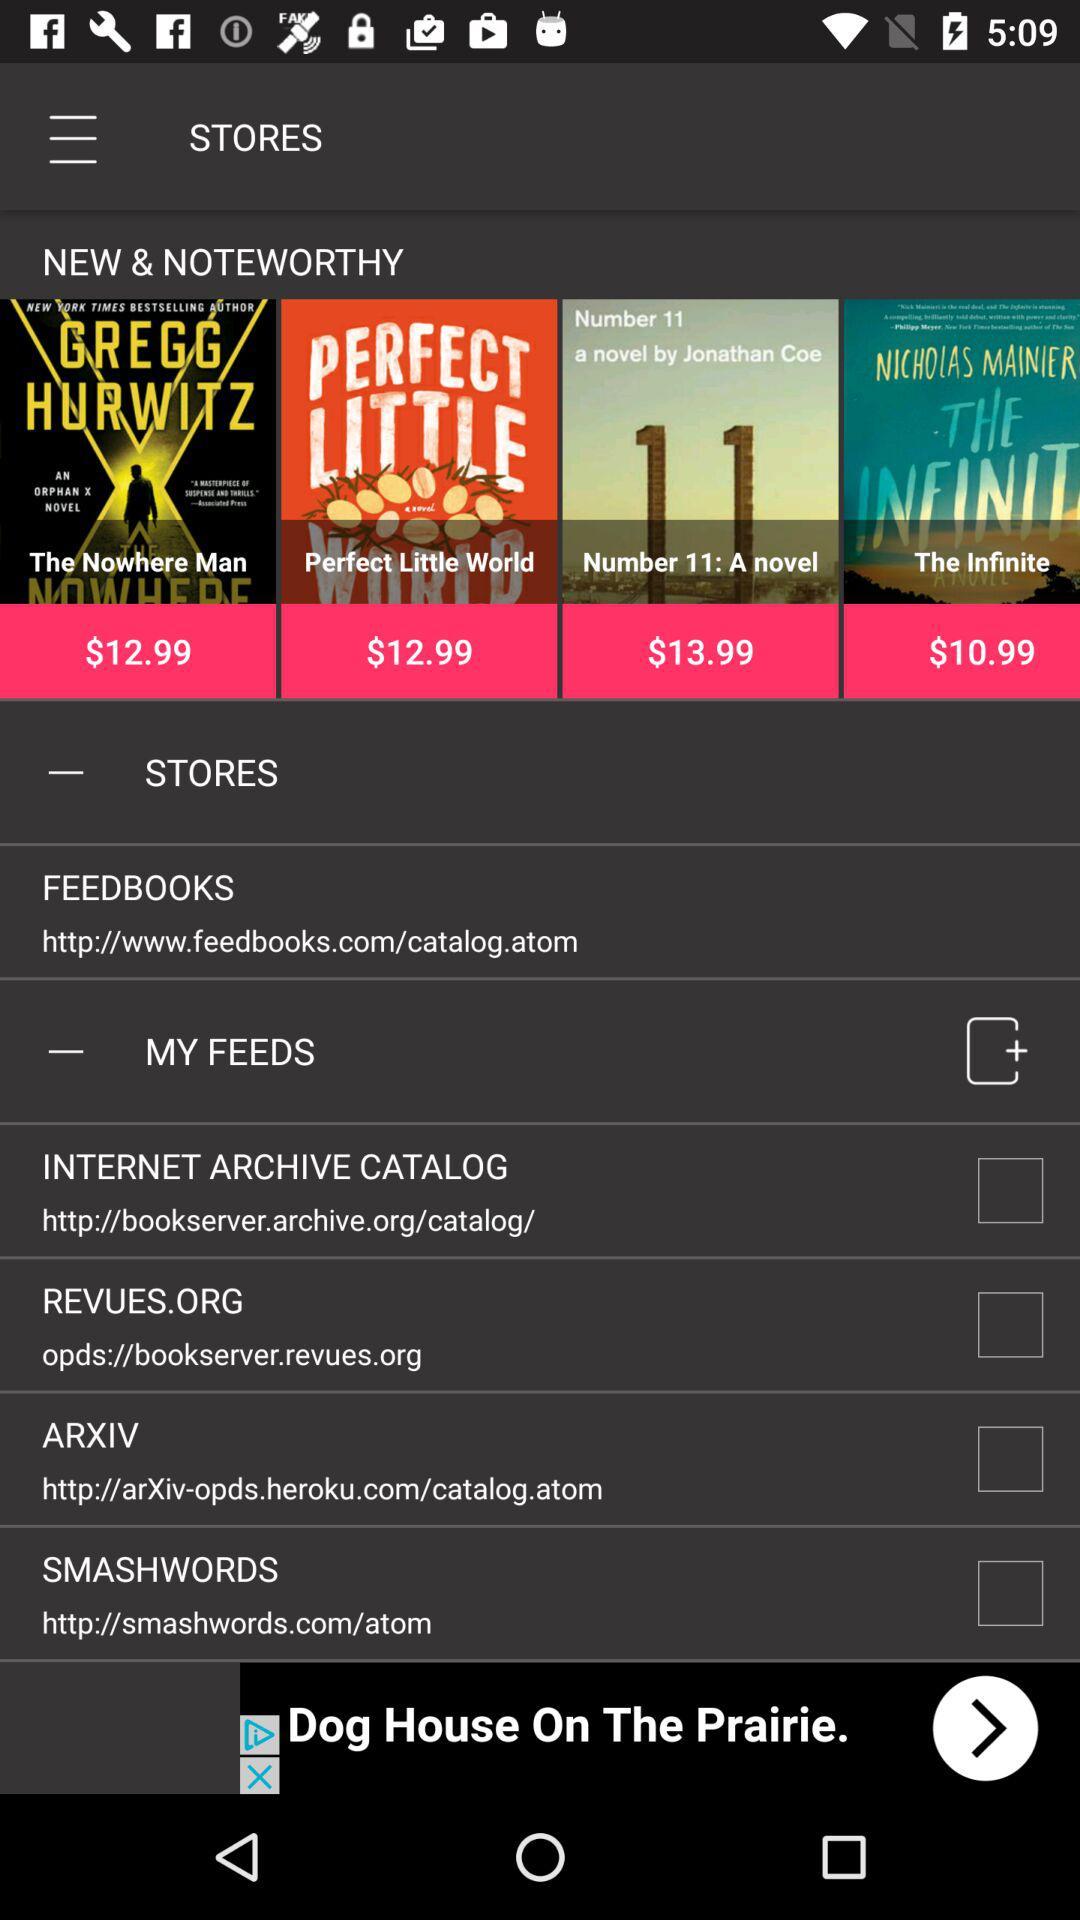 This screenshot has width=1080, height=1920. What do you see at coordinates (659, 1727) in the screenshot?
I see `advertisement click option` at bounding box center [659, 1727].